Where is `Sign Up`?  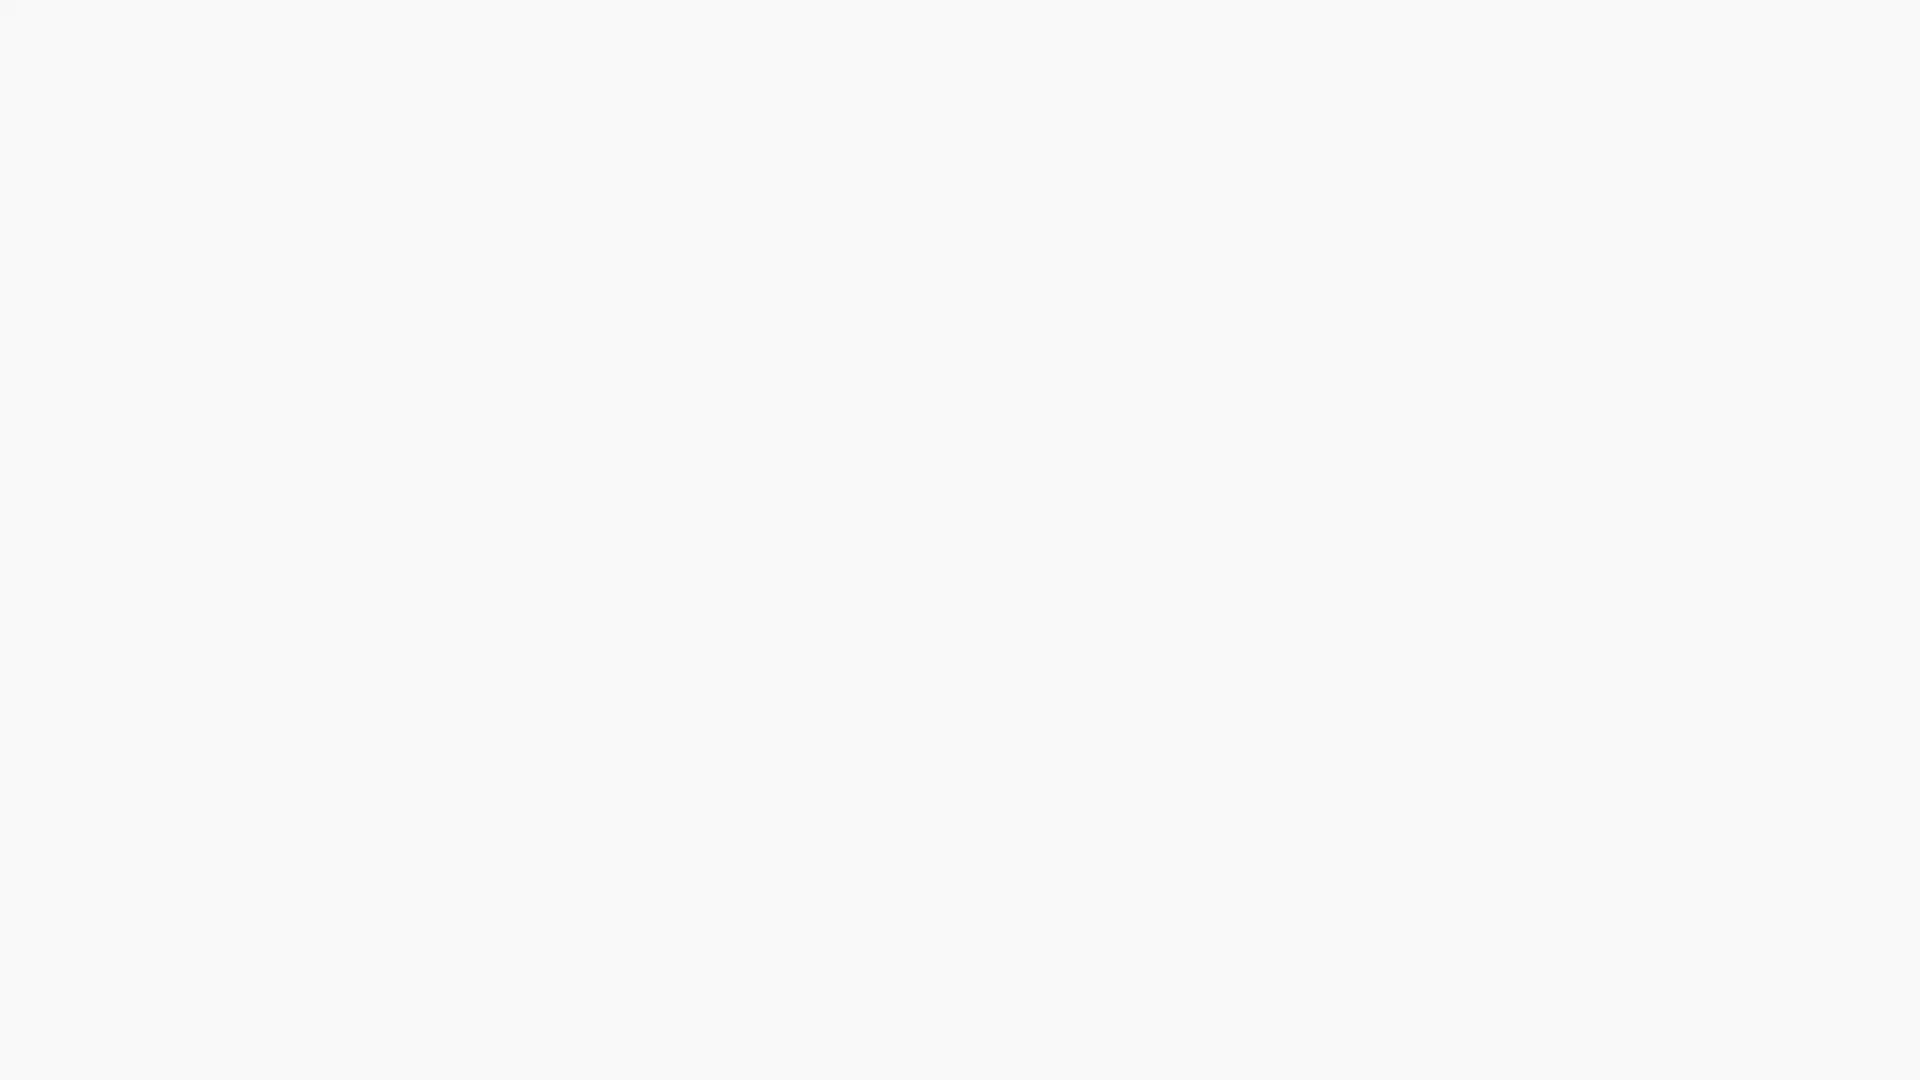 Sign Up is located at coordinates (248, 231).